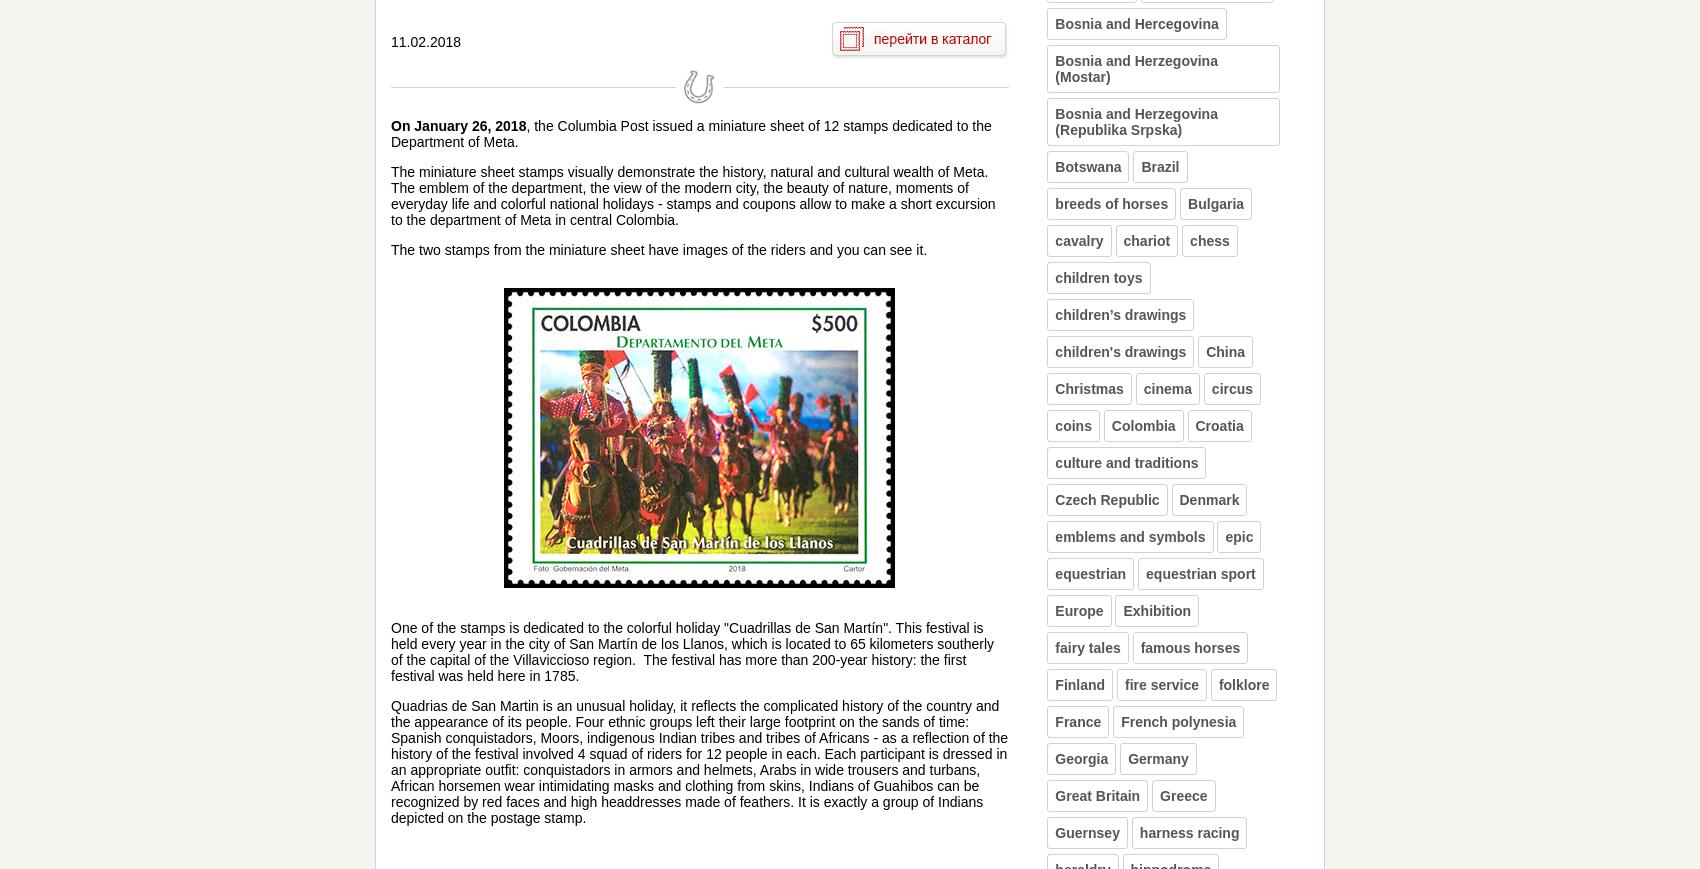 The height and width of the screenshot is (869, 1700). What do you see at coordinates (1189, 648) in the screenshot?
I see `'famous horses'` at bounding box center [1189, 648].